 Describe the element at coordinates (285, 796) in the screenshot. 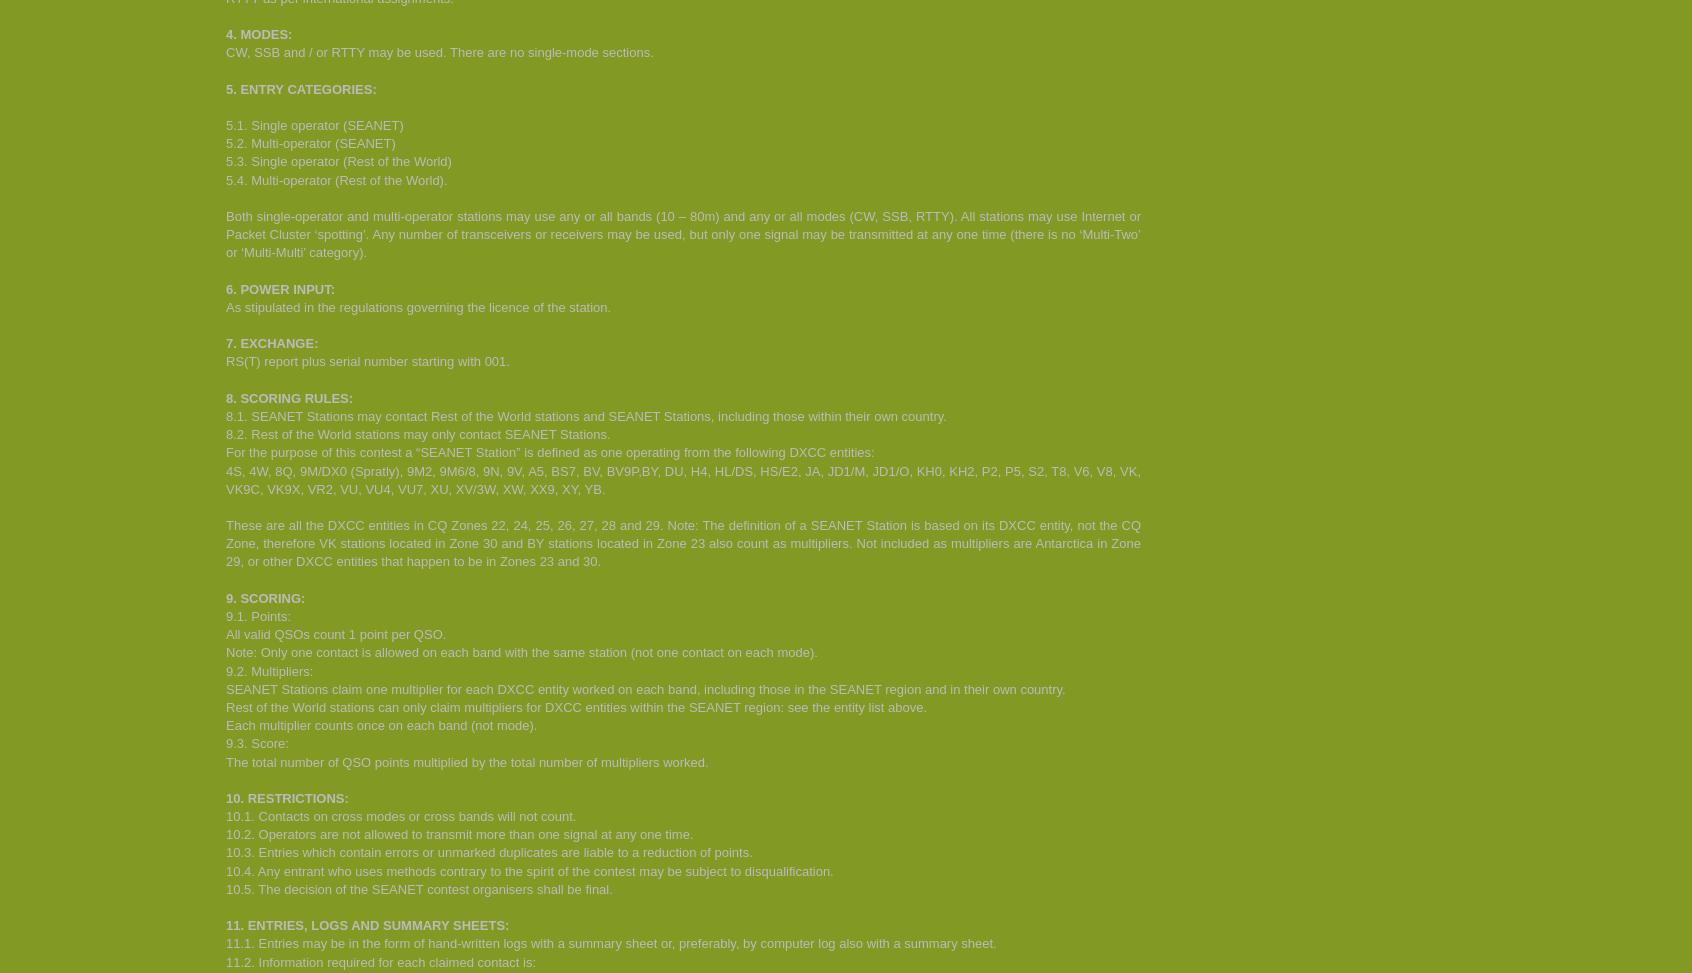

I see `'10. RESTRICTIONS:'` at that location.